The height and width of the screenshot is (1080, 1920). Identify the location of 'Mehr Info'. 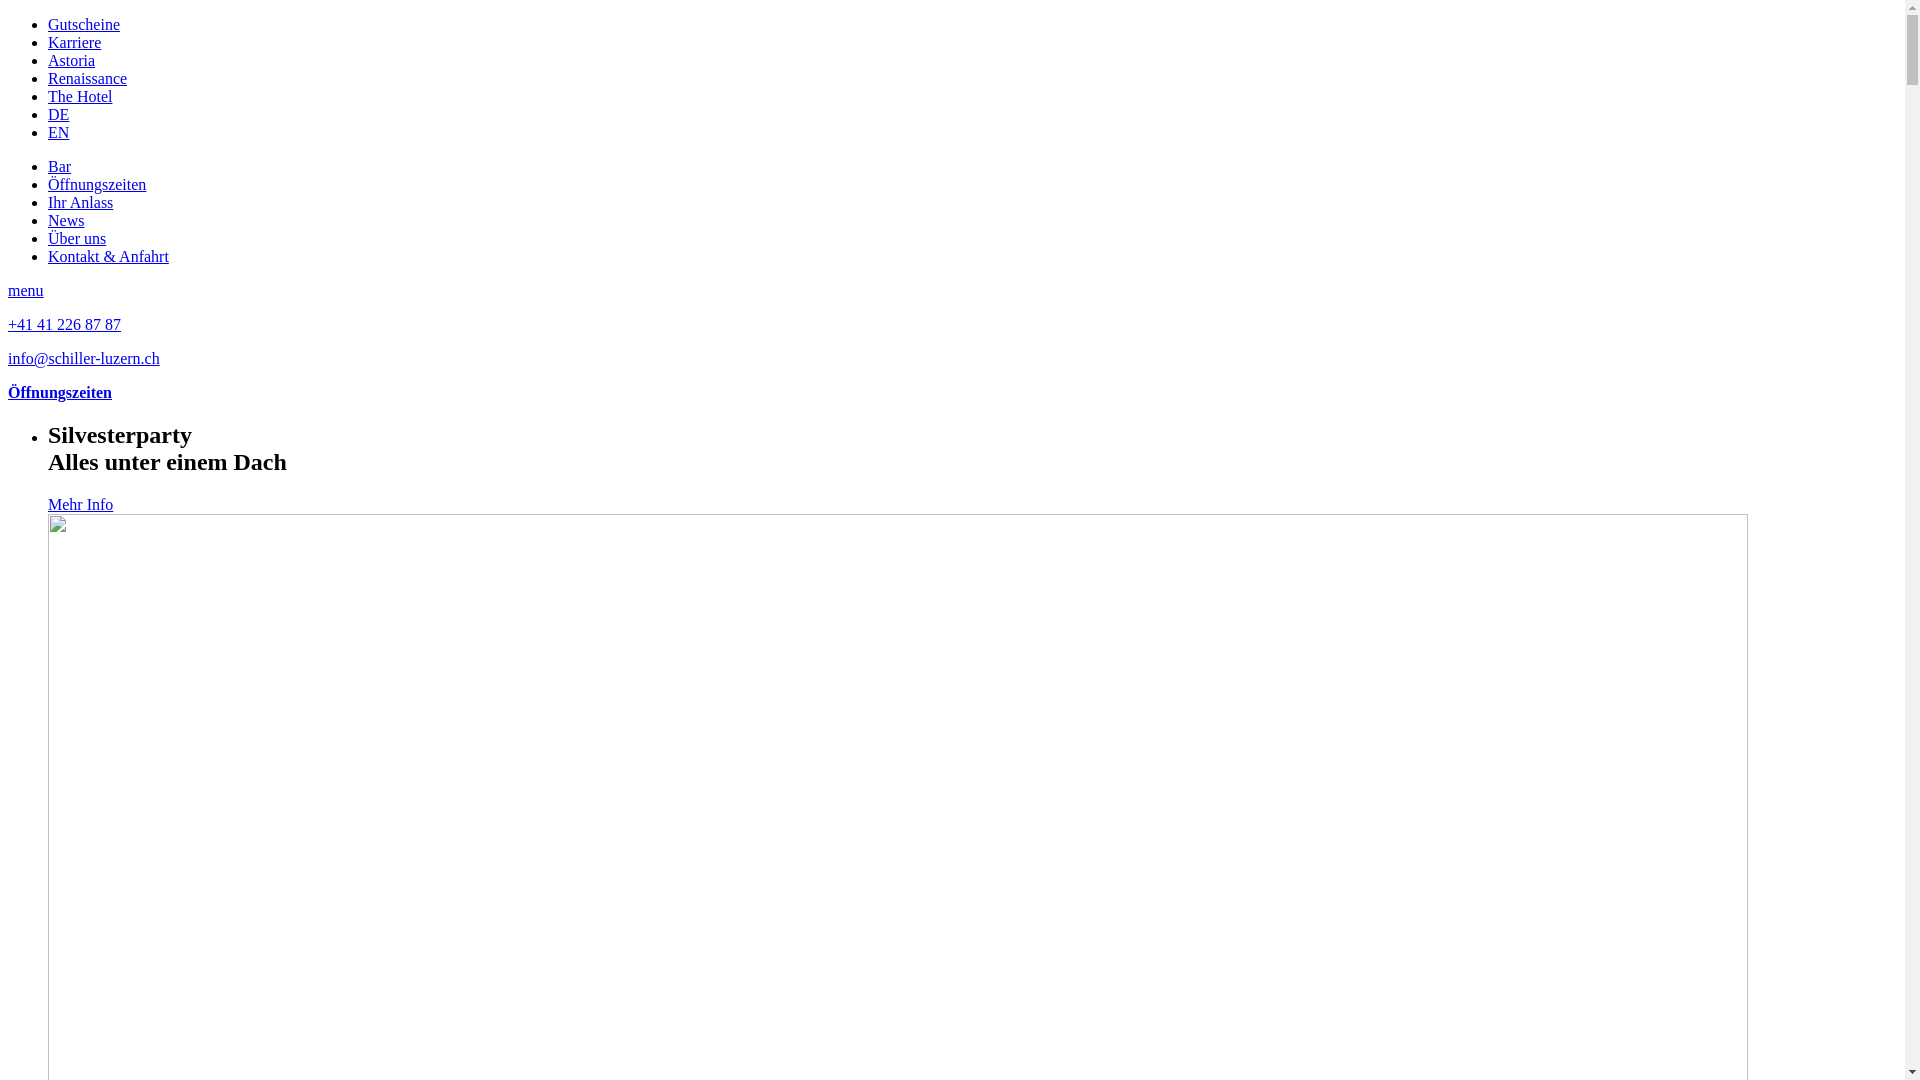
(48, 503).